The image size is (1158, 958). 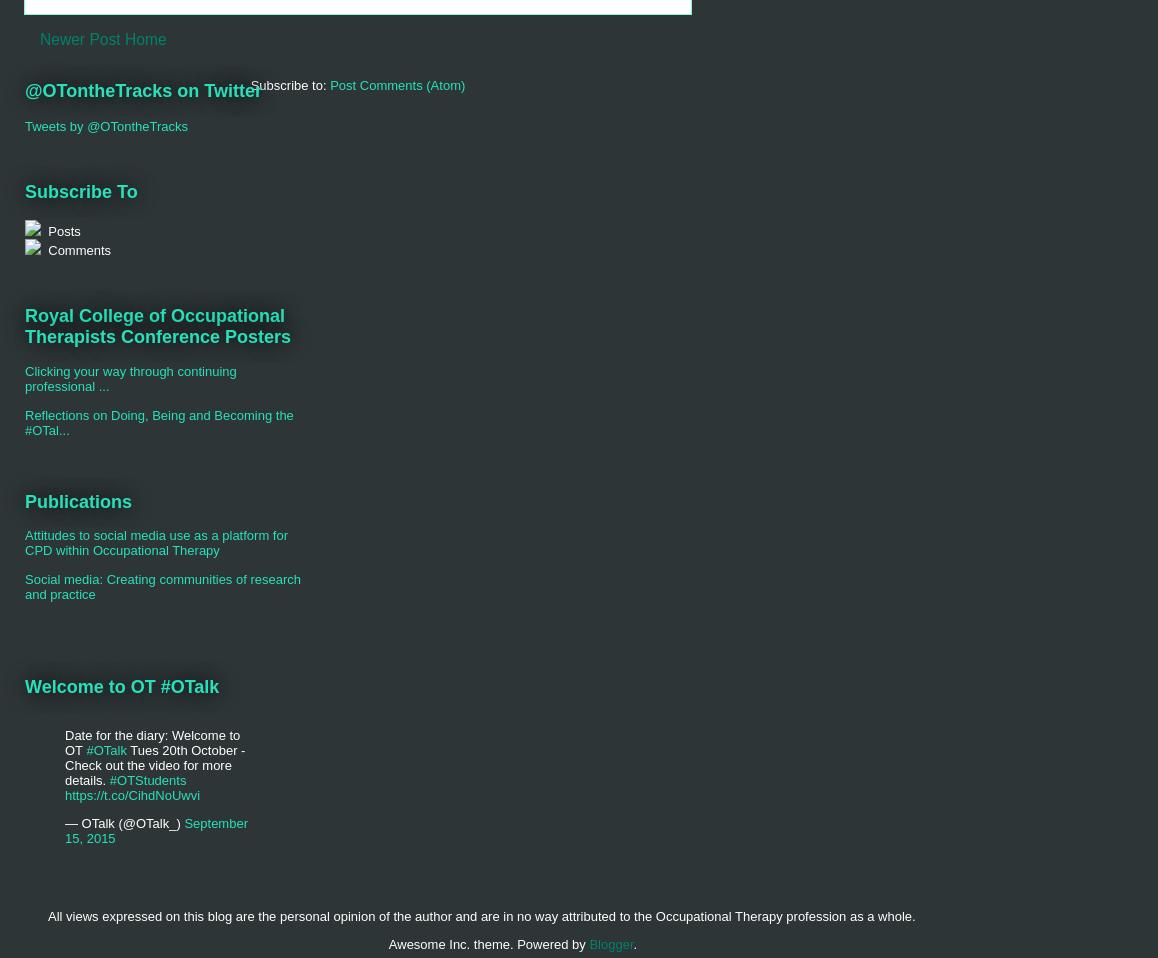 What do you see at coordinates (64, 764) in the screenshot?
I see `'Tues 20th October - Check out the video for more details.'` at bounding box center [64, 764].